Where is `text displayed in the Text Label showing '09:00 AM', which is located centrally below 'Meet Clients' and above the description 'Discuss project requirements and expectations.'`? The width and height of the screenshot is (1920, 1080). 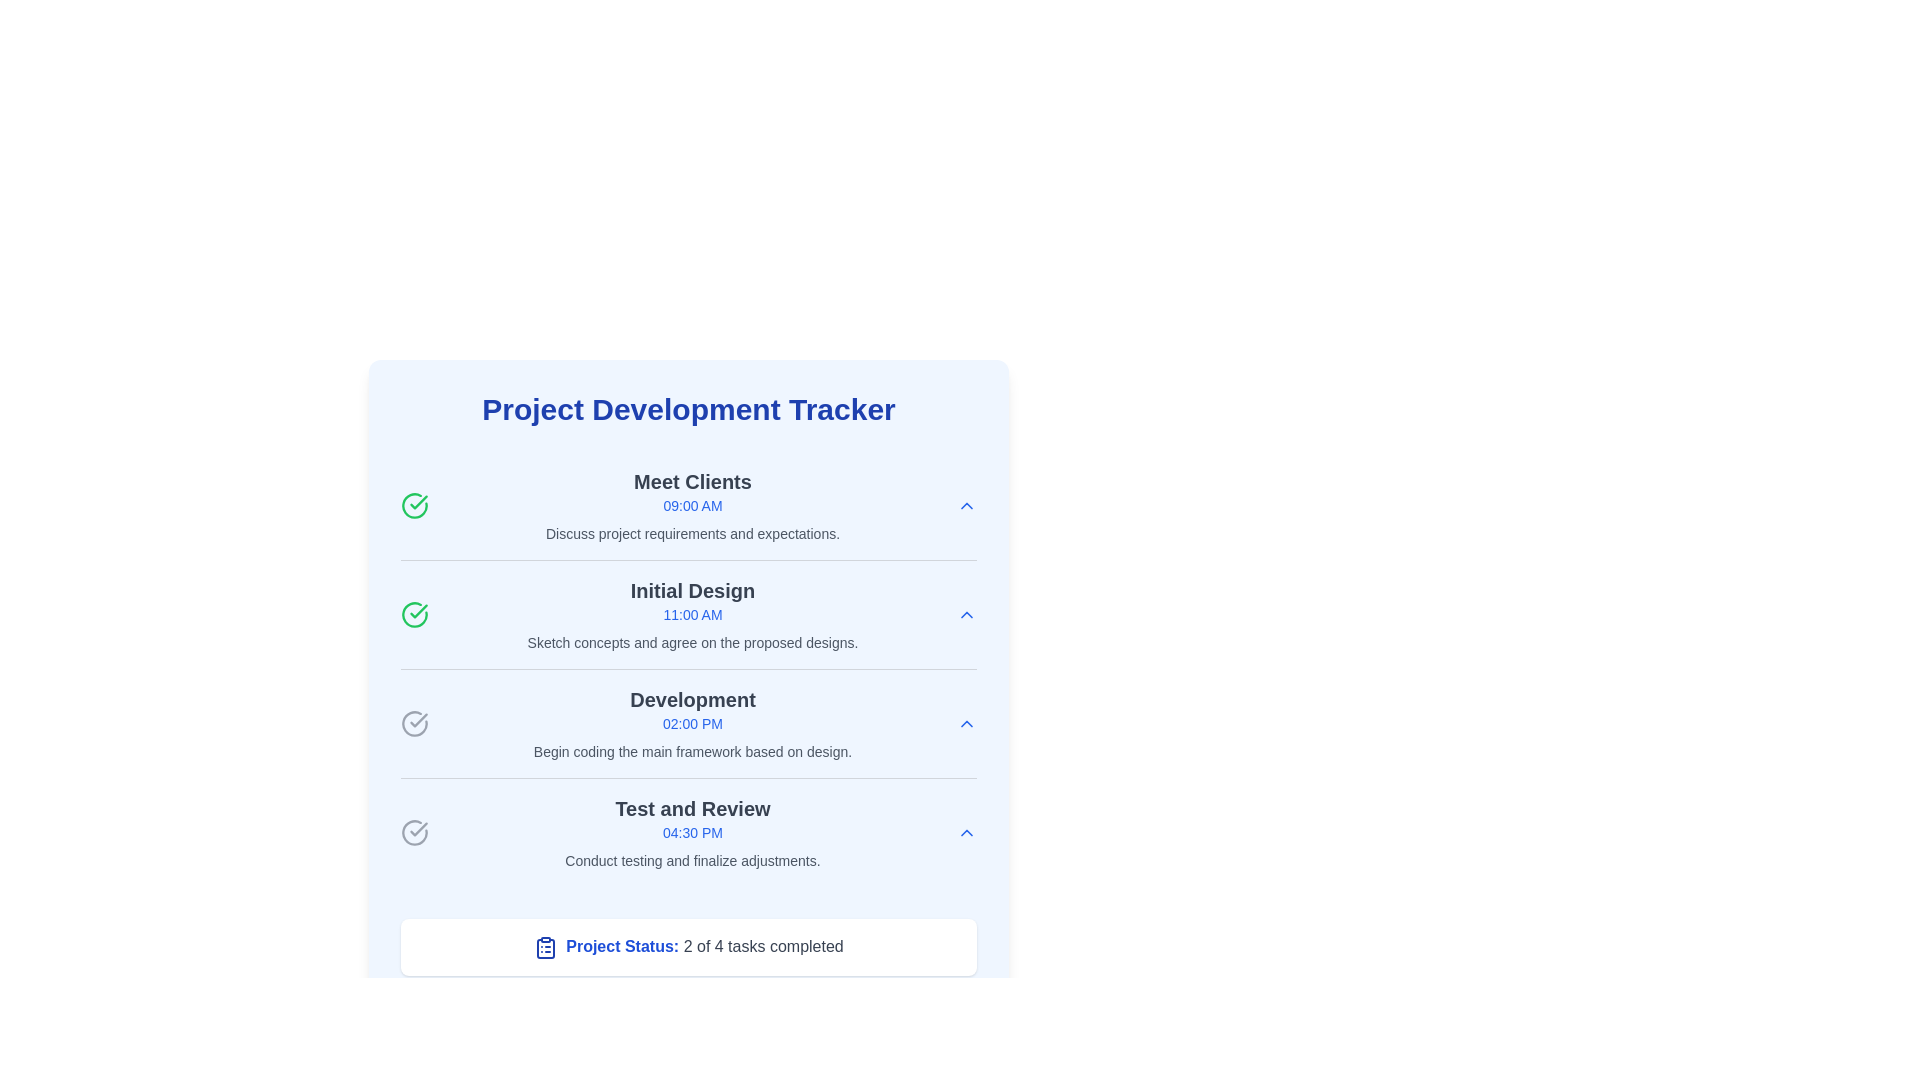
text displayed in the Text Label showing '09:00 AM', which is located centrally below 'Meet Clients' and above the description 'Discuss project requirements and expectations.' is located at coordinates (692, 504).